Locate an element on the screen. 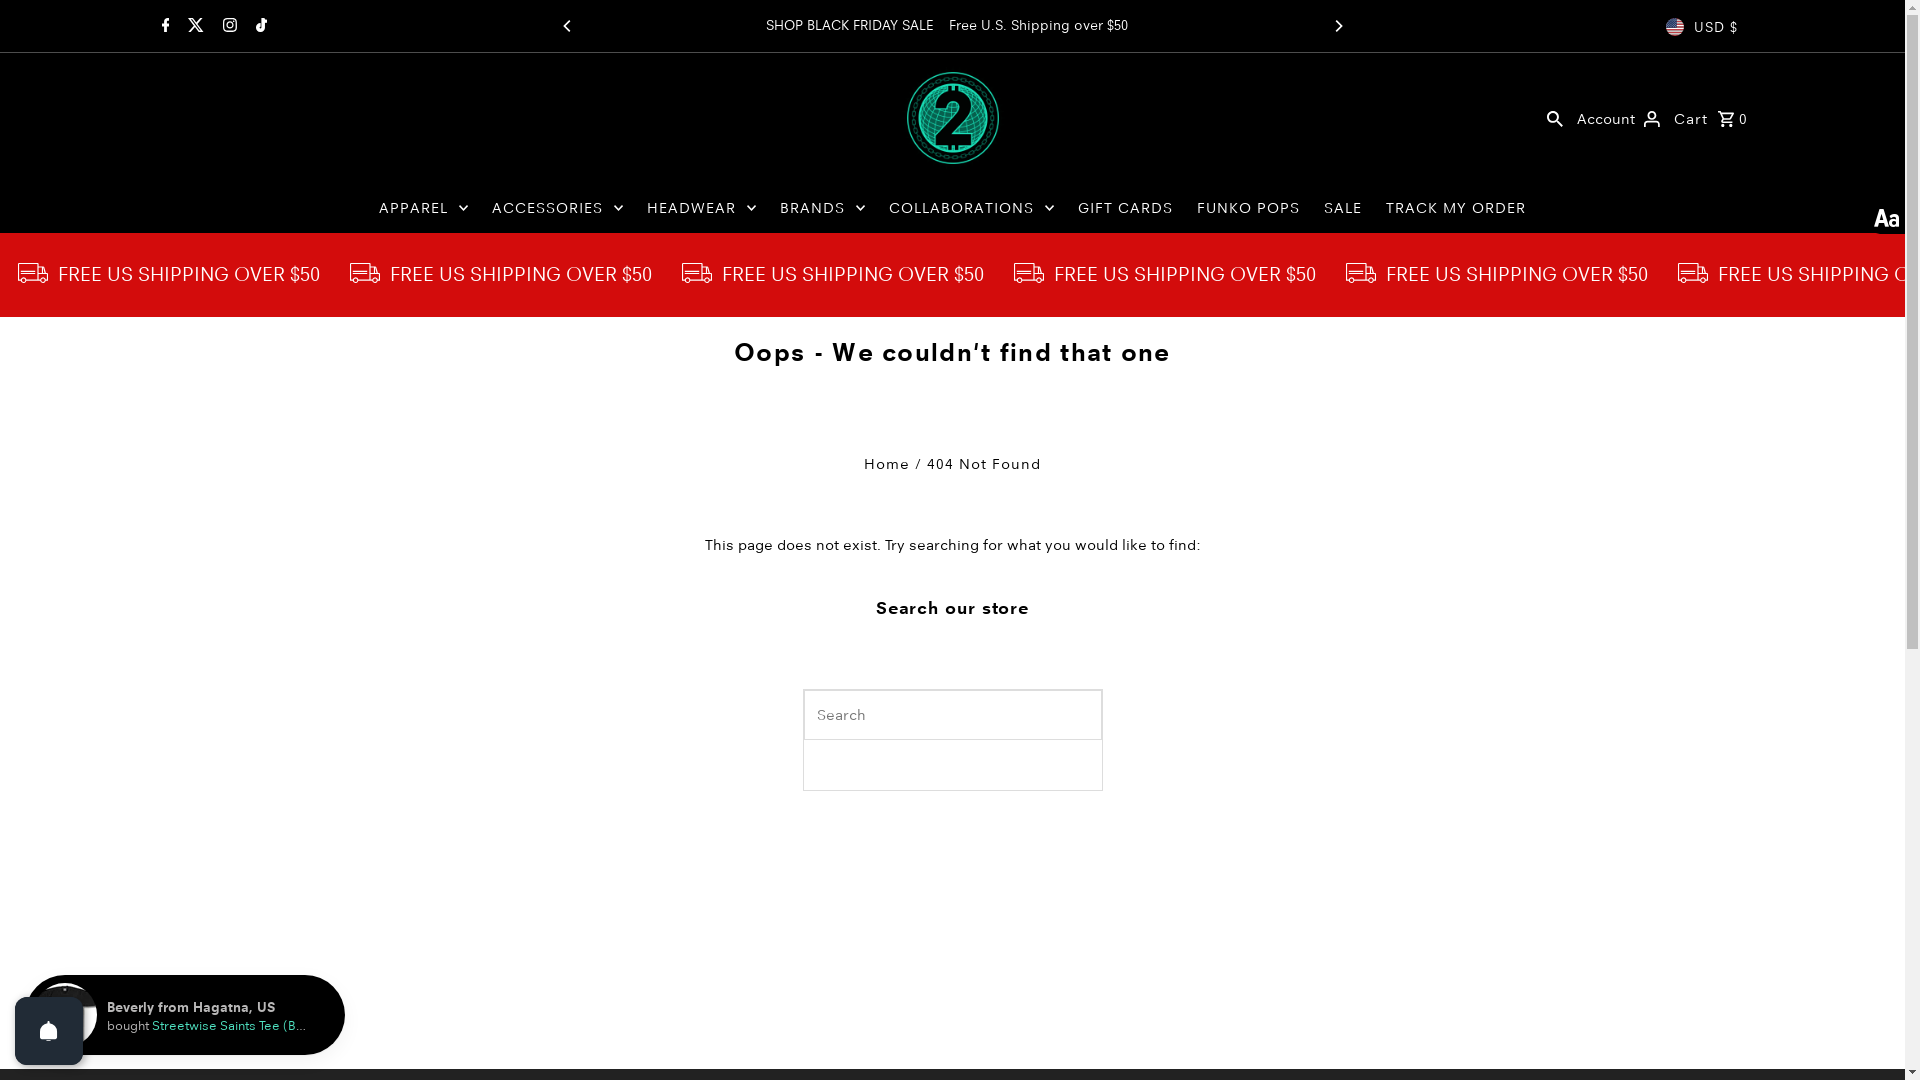 Image resolution: width=1920 pixels, height=1080 pixels. 'GIFT CARDS' is located at coordinates (1125, 208).